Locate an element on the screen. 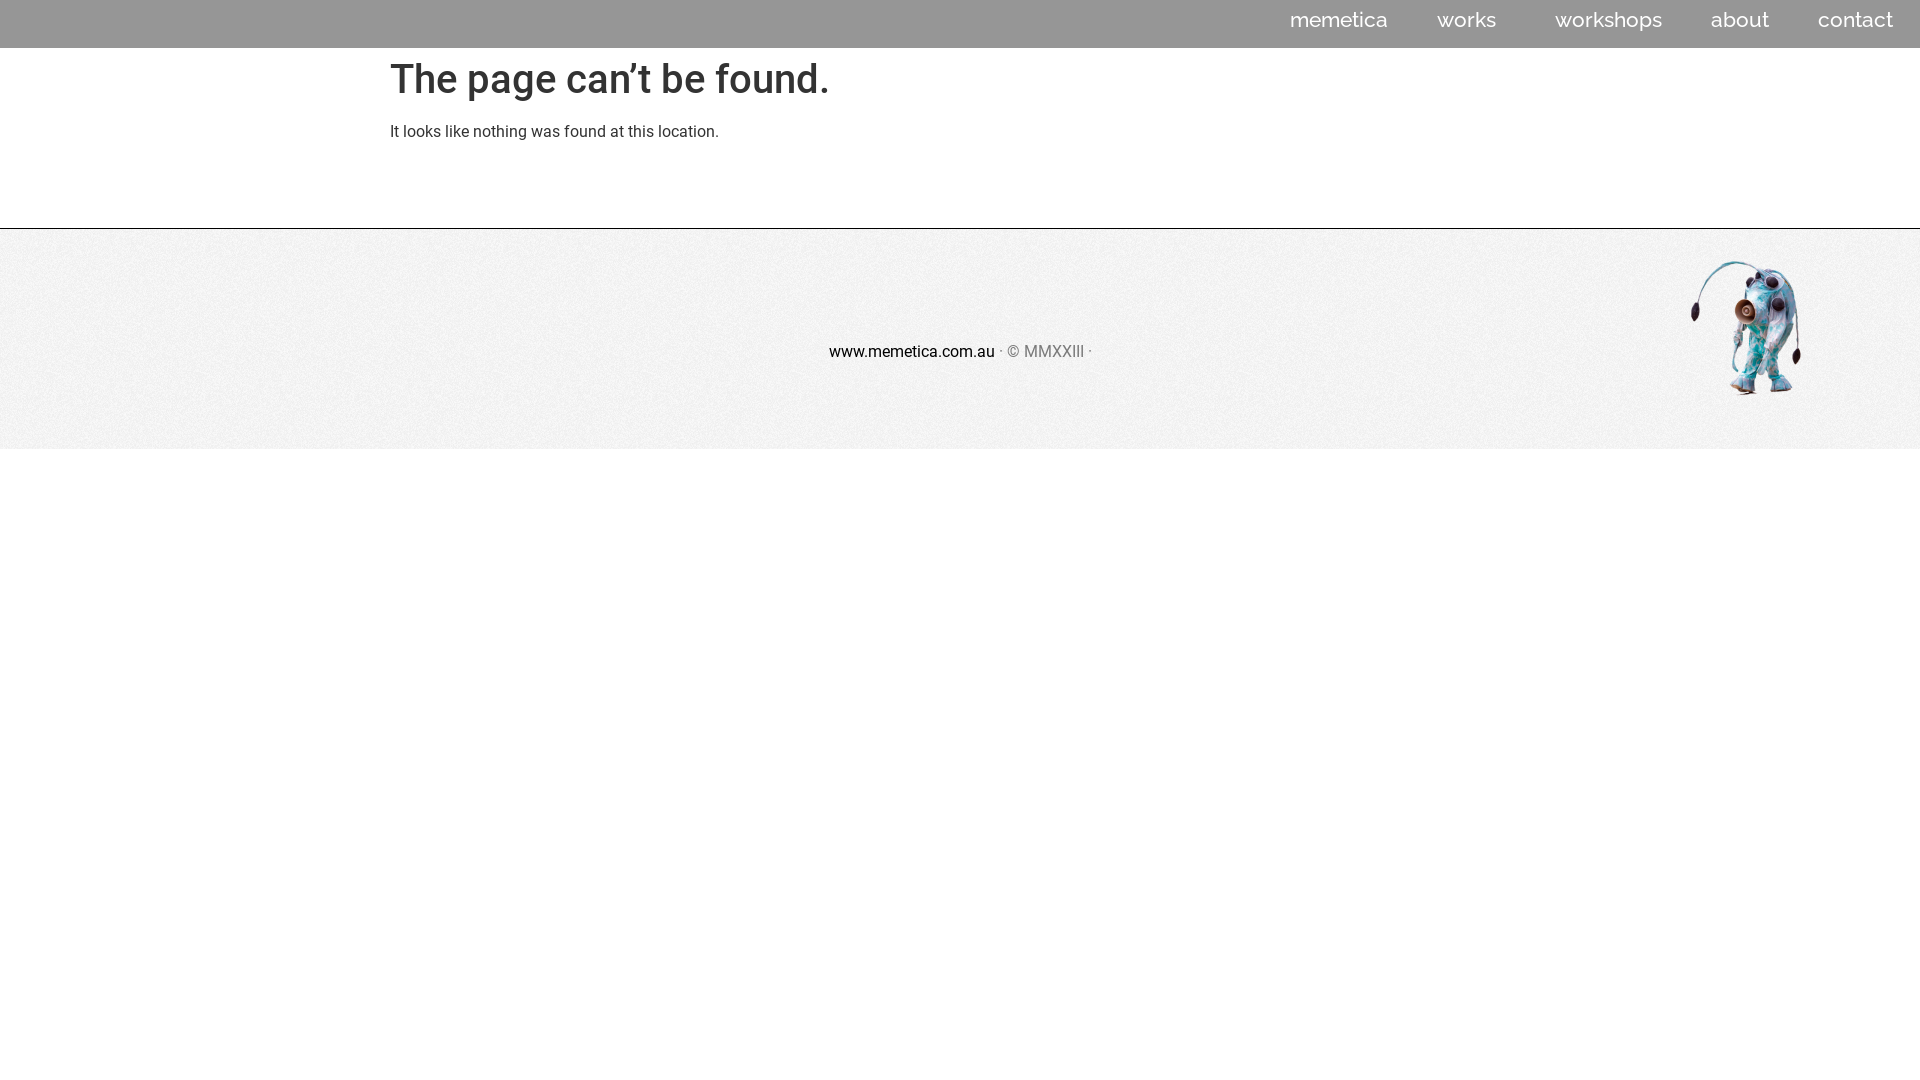 This screenshot has width=1920, height=1080. 'www.memetica.com.au' is located at coordinates (828, 350).